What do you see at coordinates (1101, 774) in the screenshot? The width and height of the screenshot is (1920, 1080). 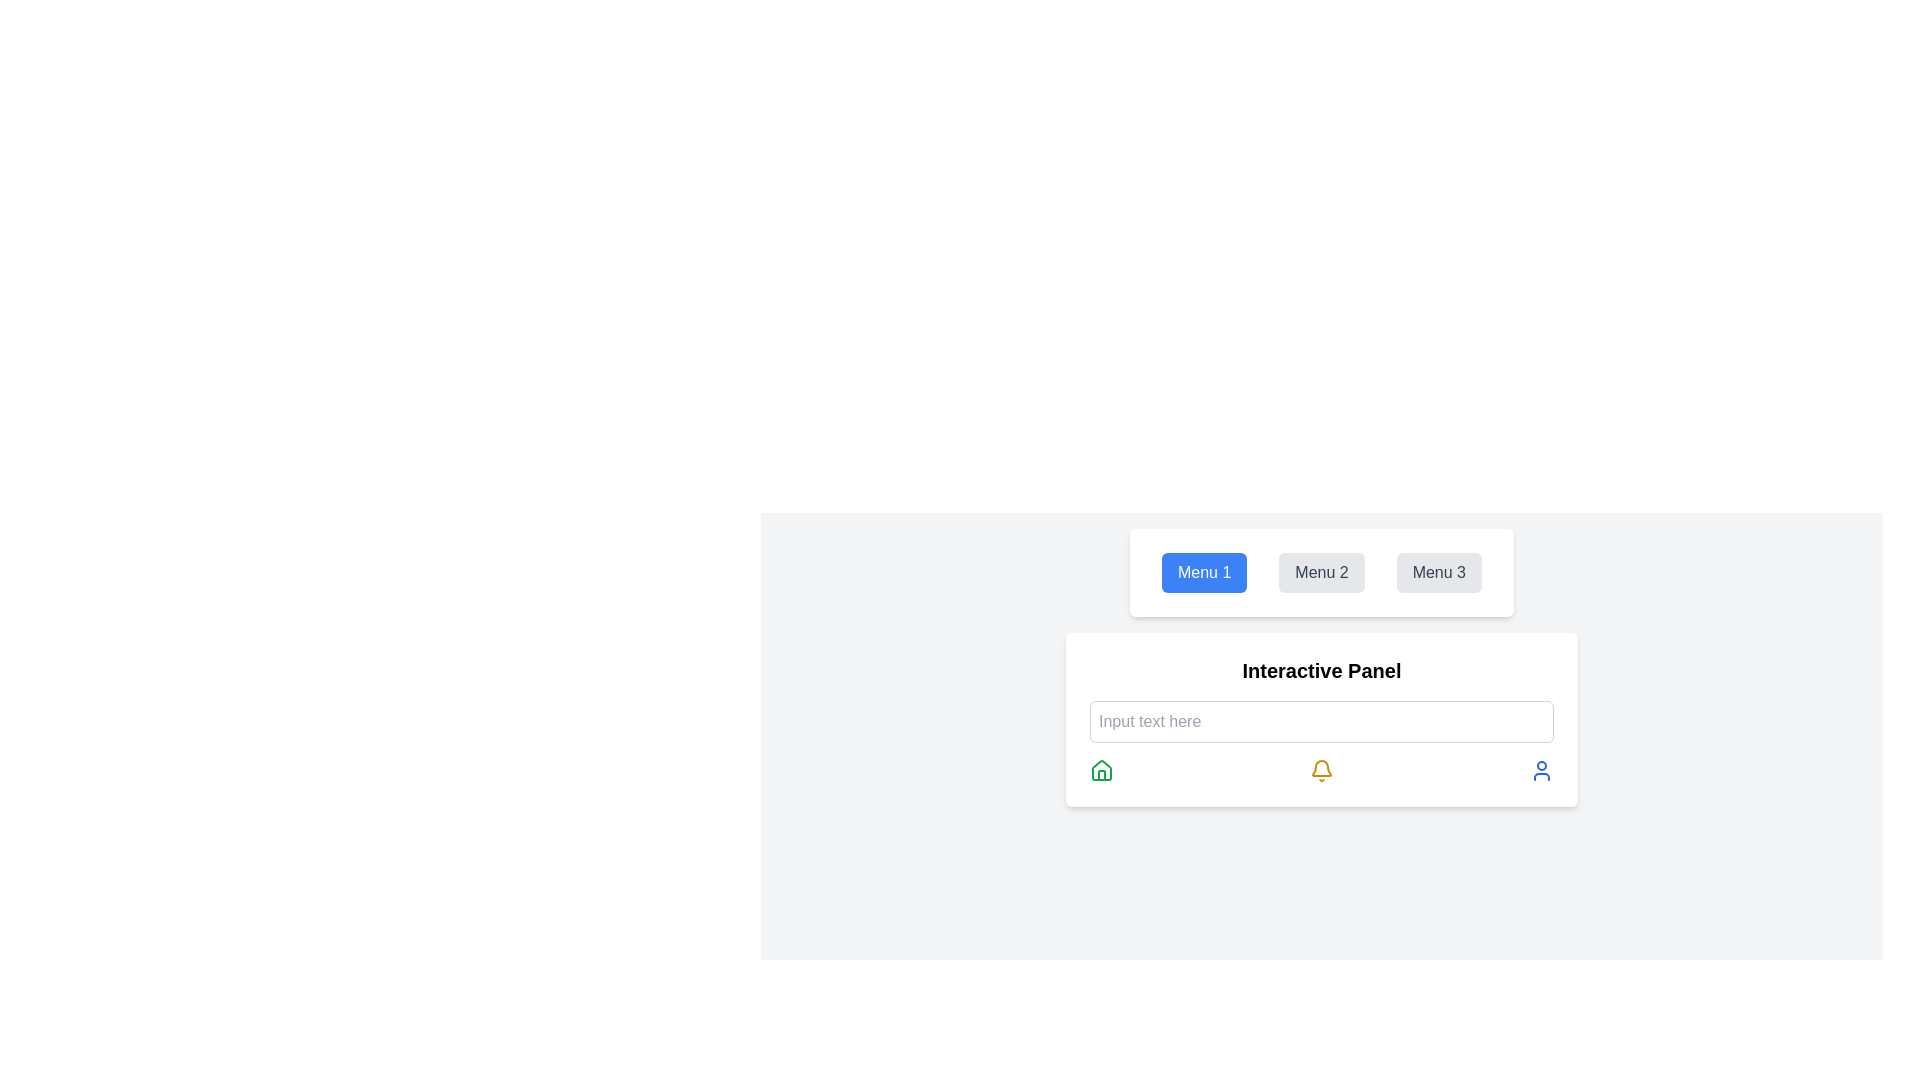 I see `the house-shaped icon's base structure, which is a part of a minimalist SVG graphic located at the center of the house icon` at bounding box center [1101, 774].